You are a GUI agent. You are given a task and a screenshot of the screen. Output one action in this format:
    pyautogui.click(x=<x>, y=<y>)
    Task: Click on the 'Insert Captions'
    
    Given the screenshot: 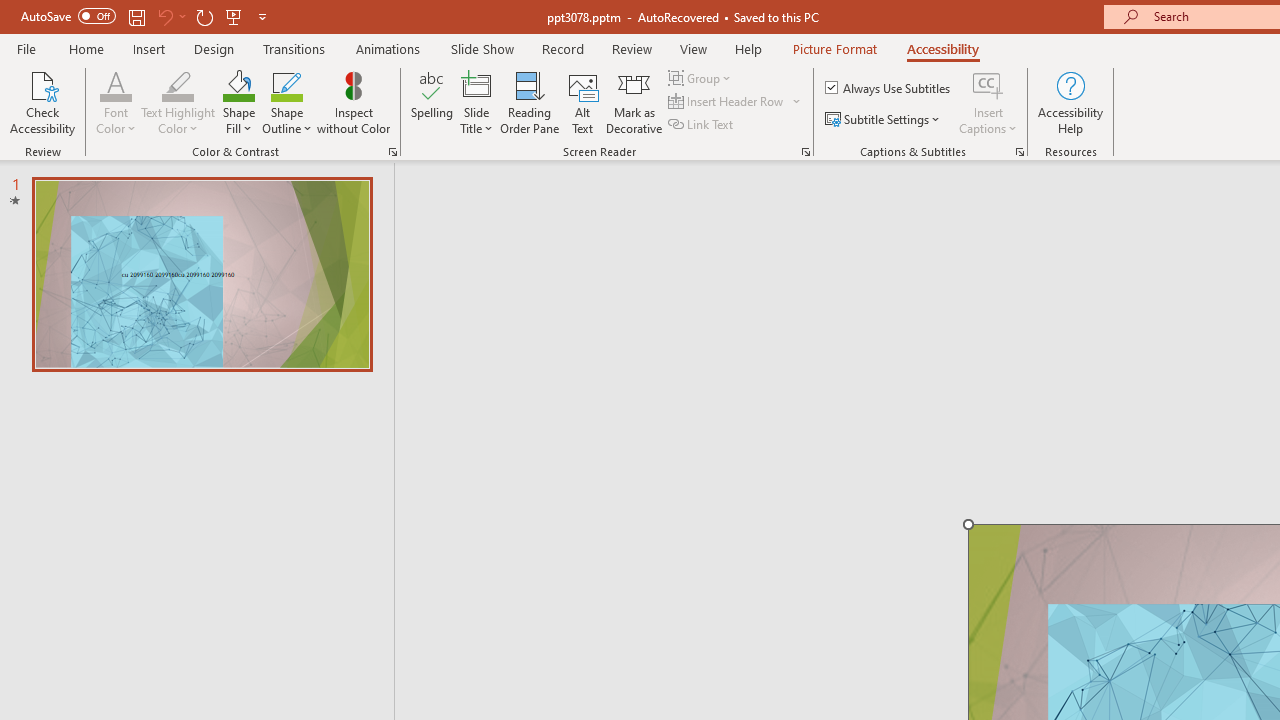 What is the action you would take?
    pyautogui.click(x=988, y=103)
    